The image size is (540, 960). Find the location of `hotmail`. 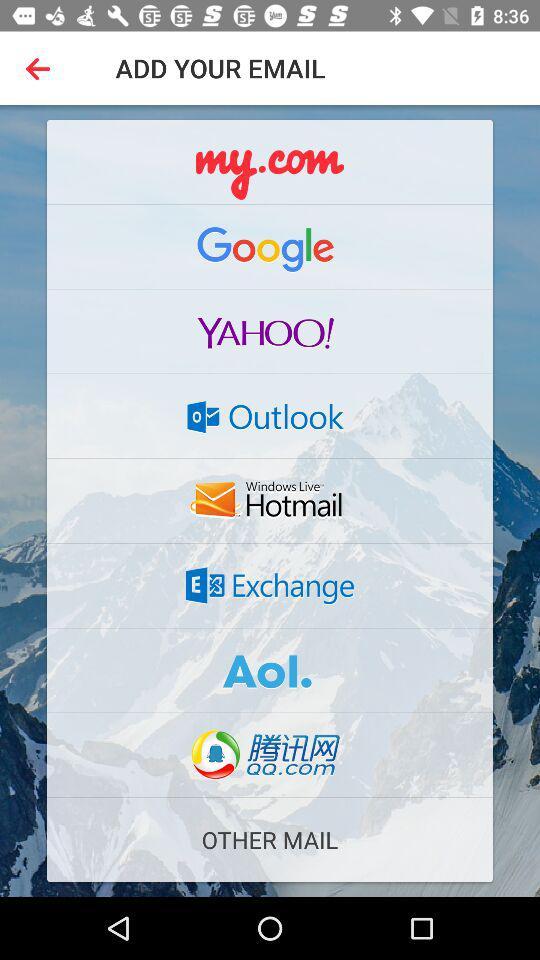

hotmail is located at coordinates (270, 500).